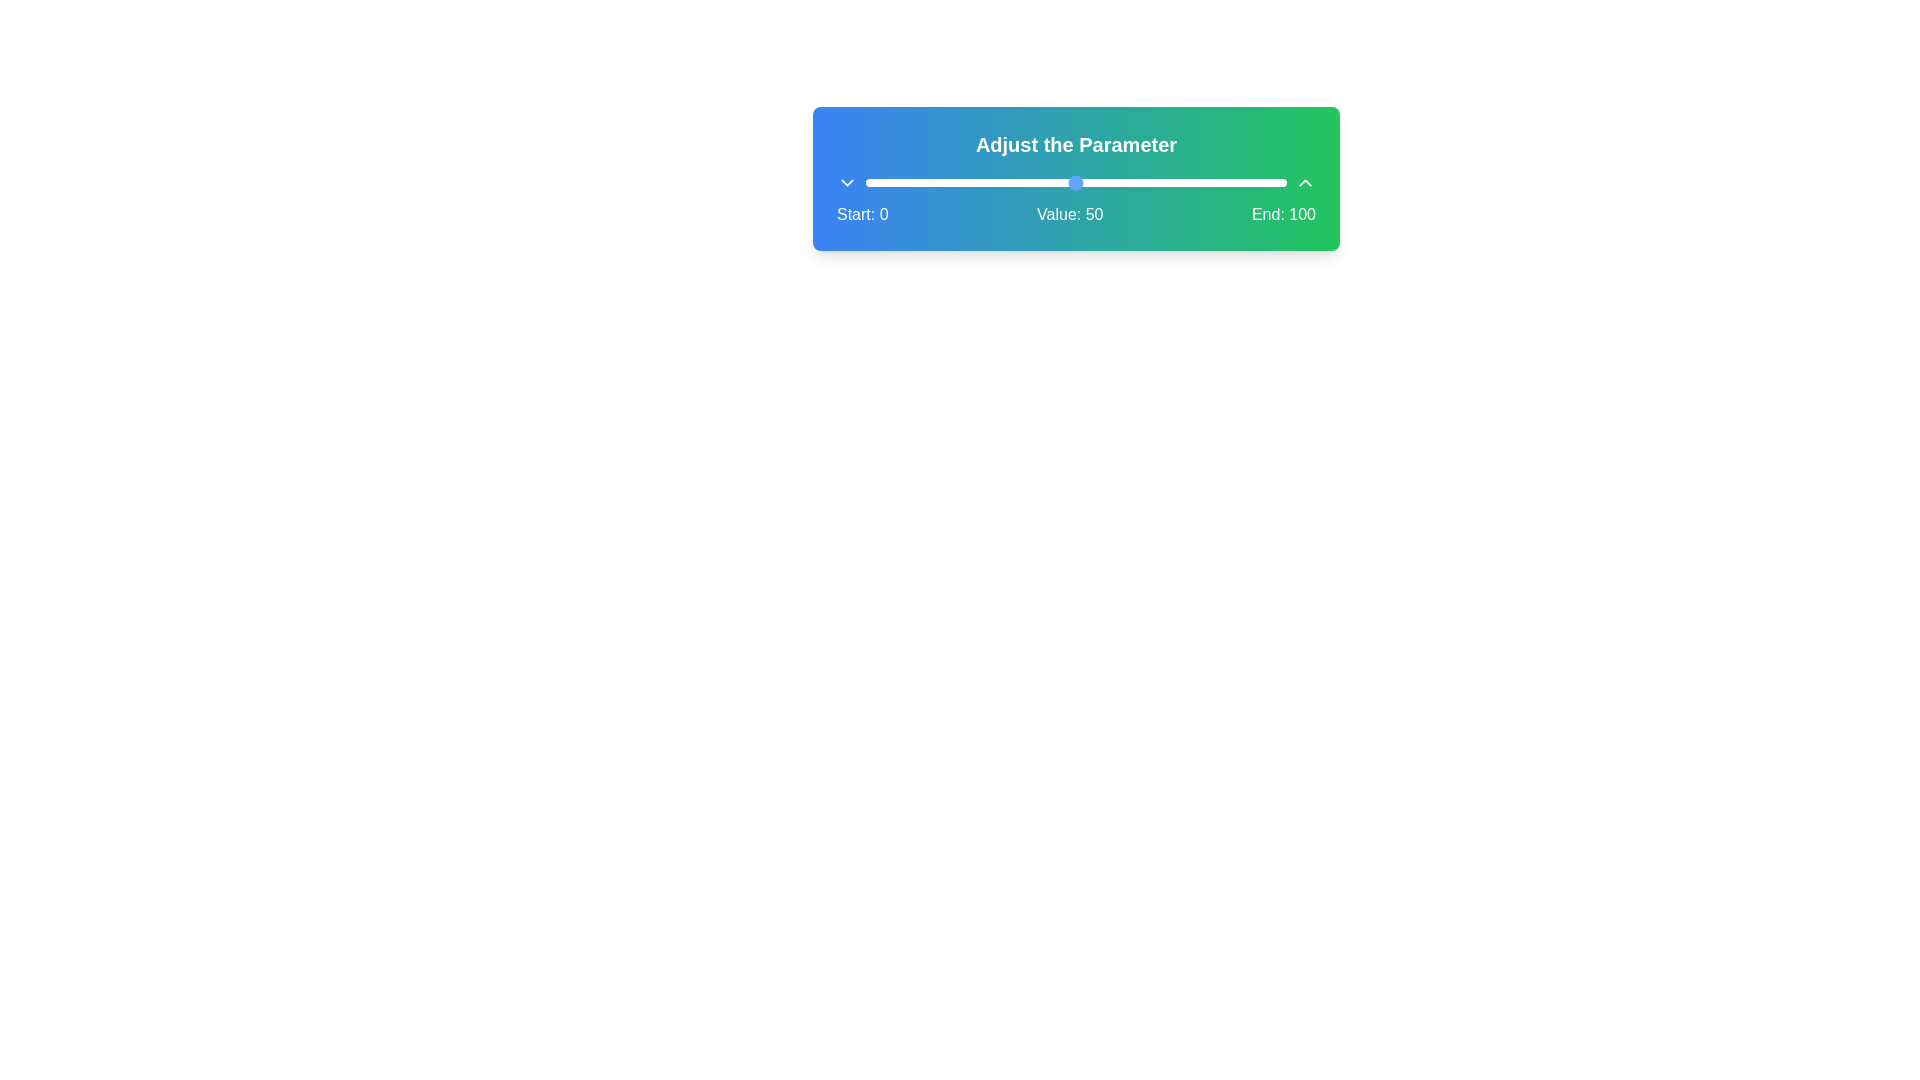  What do you see at coordinates (1074, 182) in the screenshot?
I see `the slider value` at bounding box center [1074, 182].